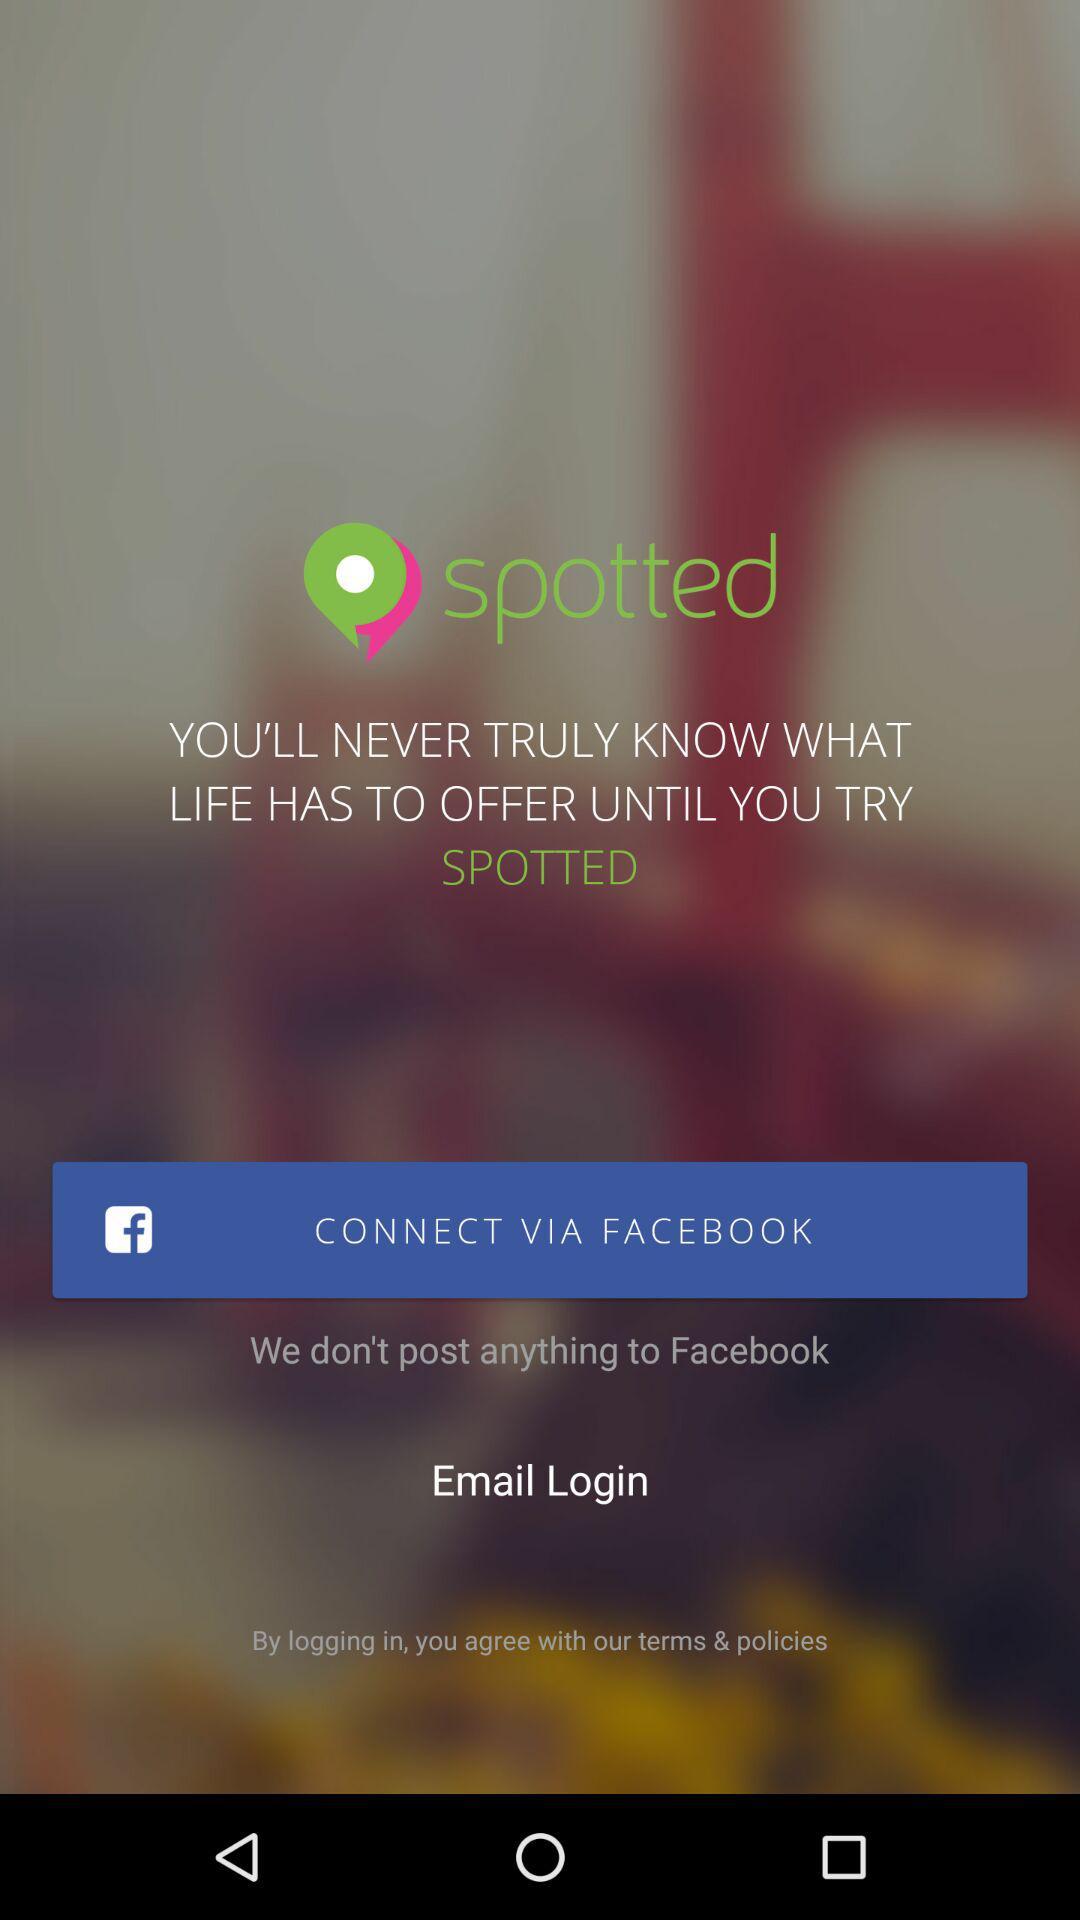 This screenshot has width=1080, height=1920. What do you see at coordinates (540, 1639) in the screenshot?
I see `item below the email login item` at bounding box center [540, 1639].